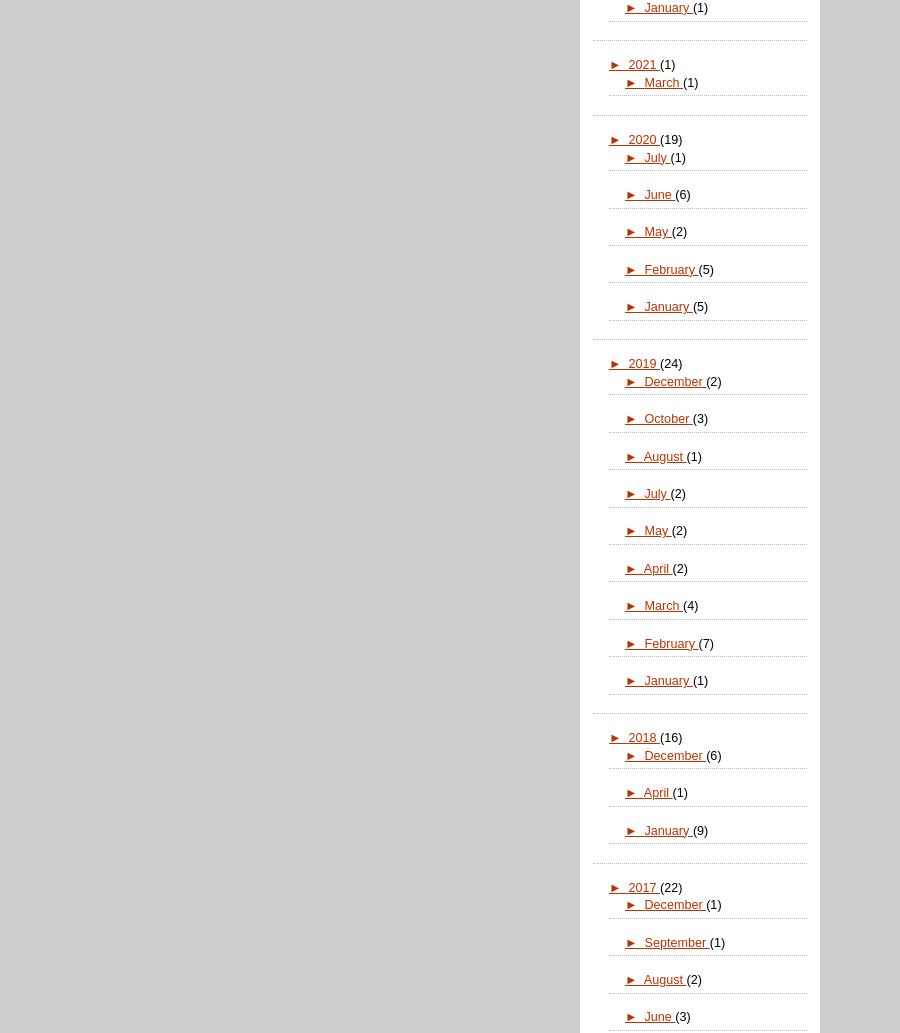 Image resolution: width=900 pixels, height=1033 pixels. Describe the element at coordinates (671, 737) in the screenshot. I see `'(16)'` at that location.